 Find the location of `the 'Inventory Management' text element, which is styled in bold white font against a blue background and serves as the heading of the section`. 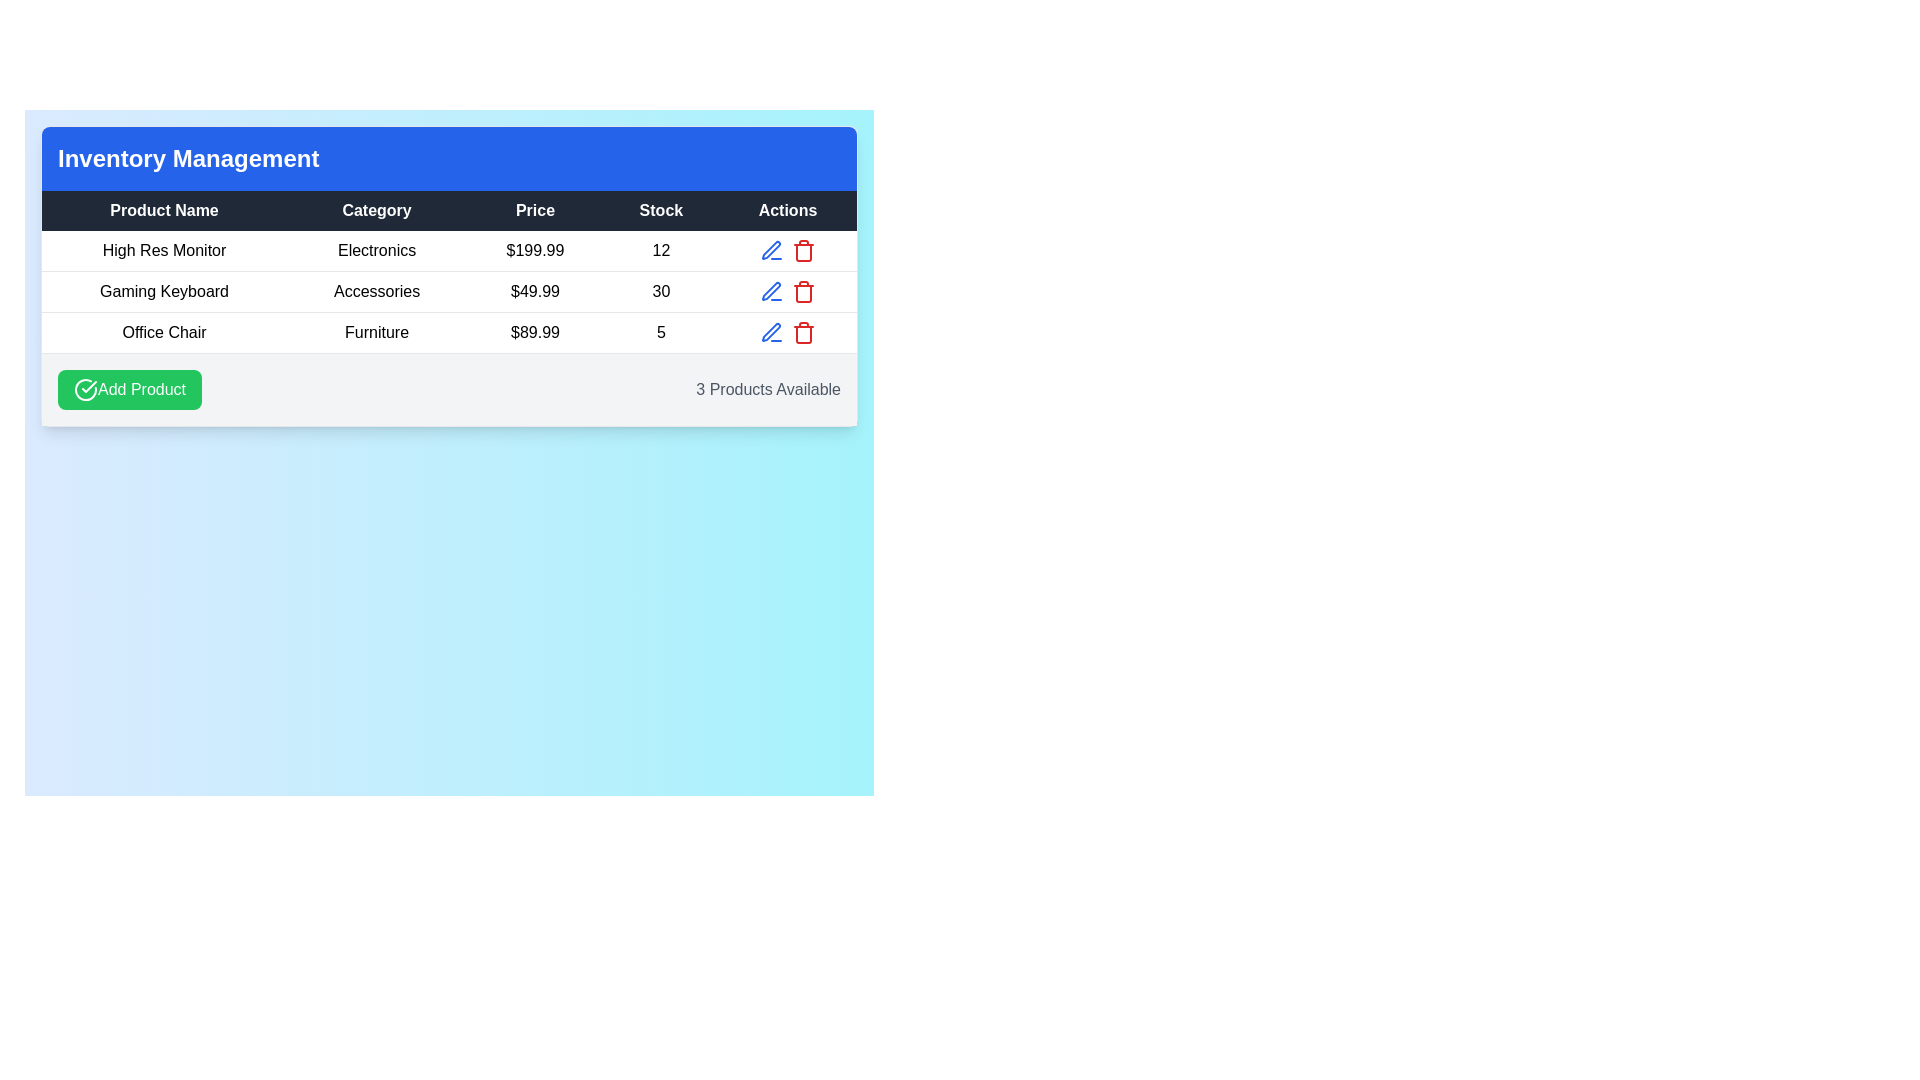

the 'Inventory Management' text element, which is styled in bold white font against a blue background and serves as the heading of the section is located at coordinates (188, 157).